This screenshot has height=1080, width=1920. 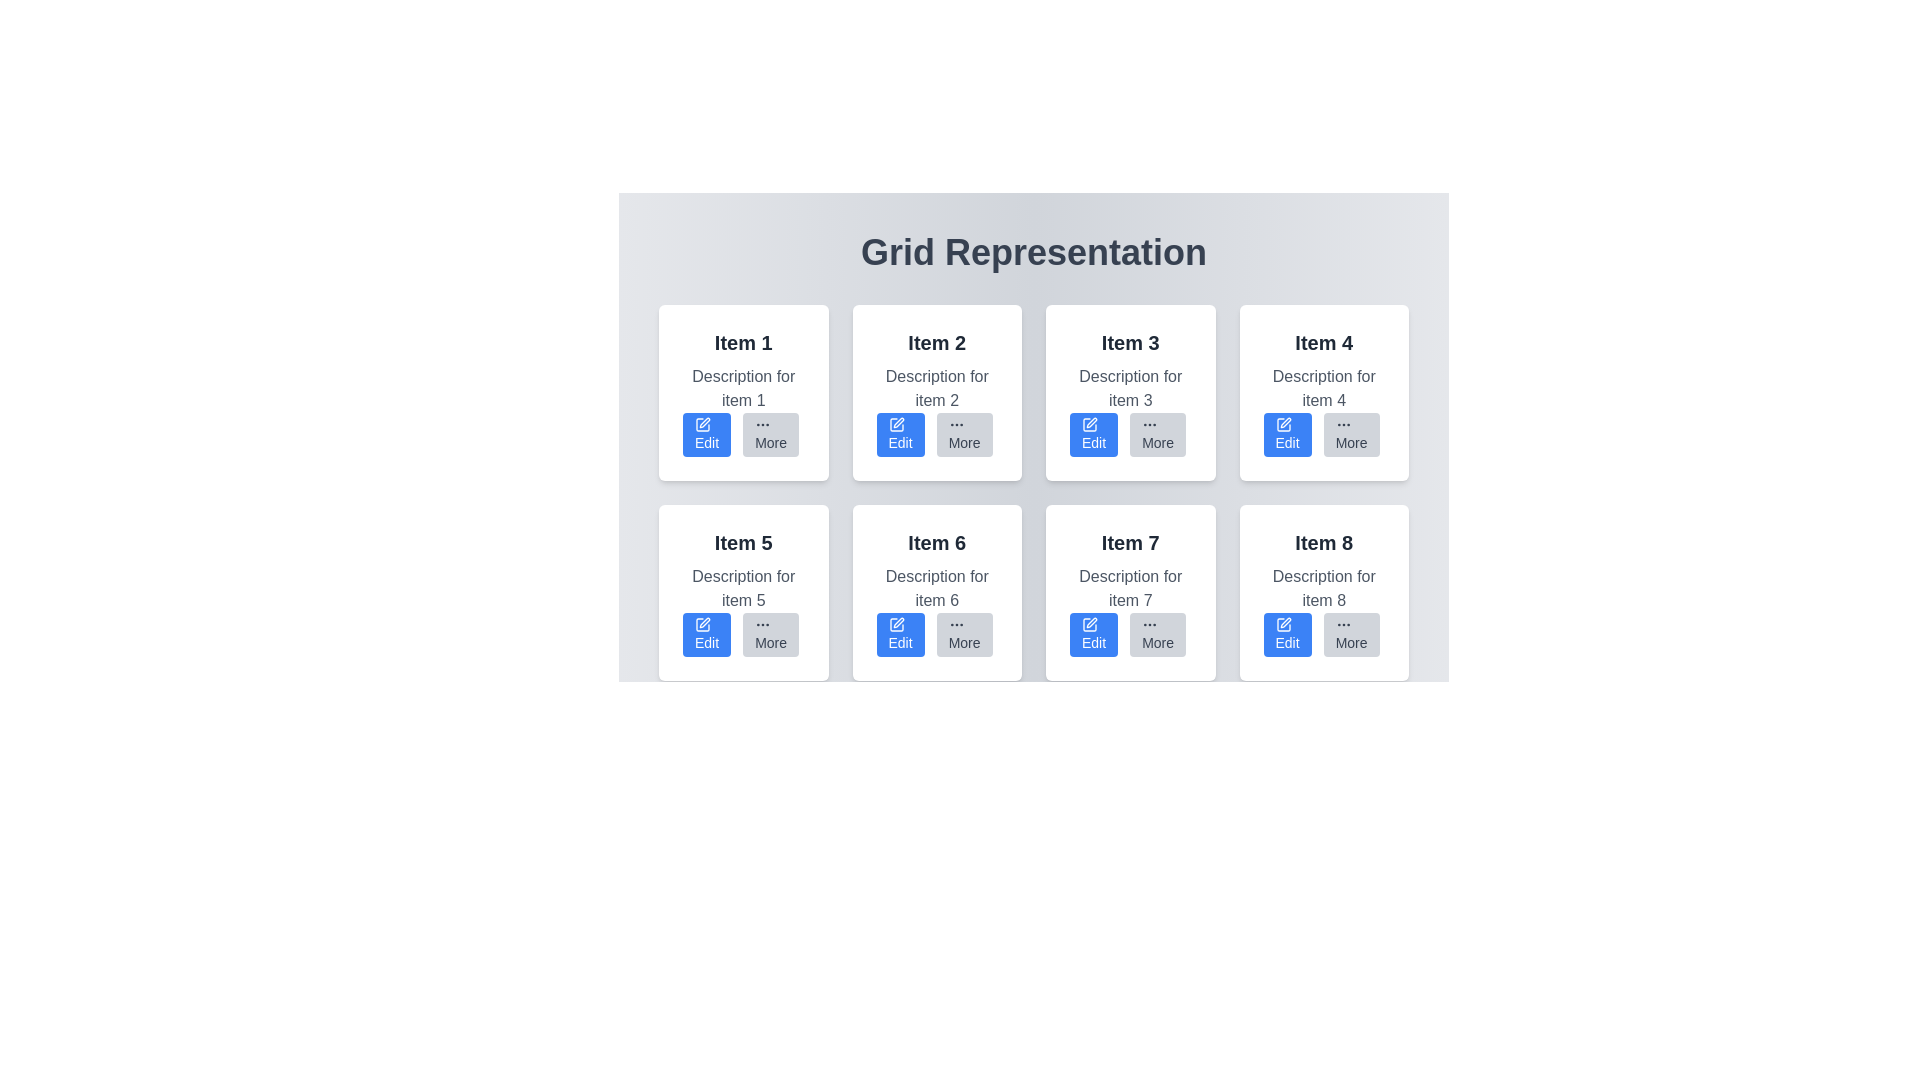 What do you see at coordinates (762, 423) in the screenshot?
I see `the decorative icon within the 'More' button of the second item in the grid structure, indicating additional actions or options are available` at bounding box center [762, 423].